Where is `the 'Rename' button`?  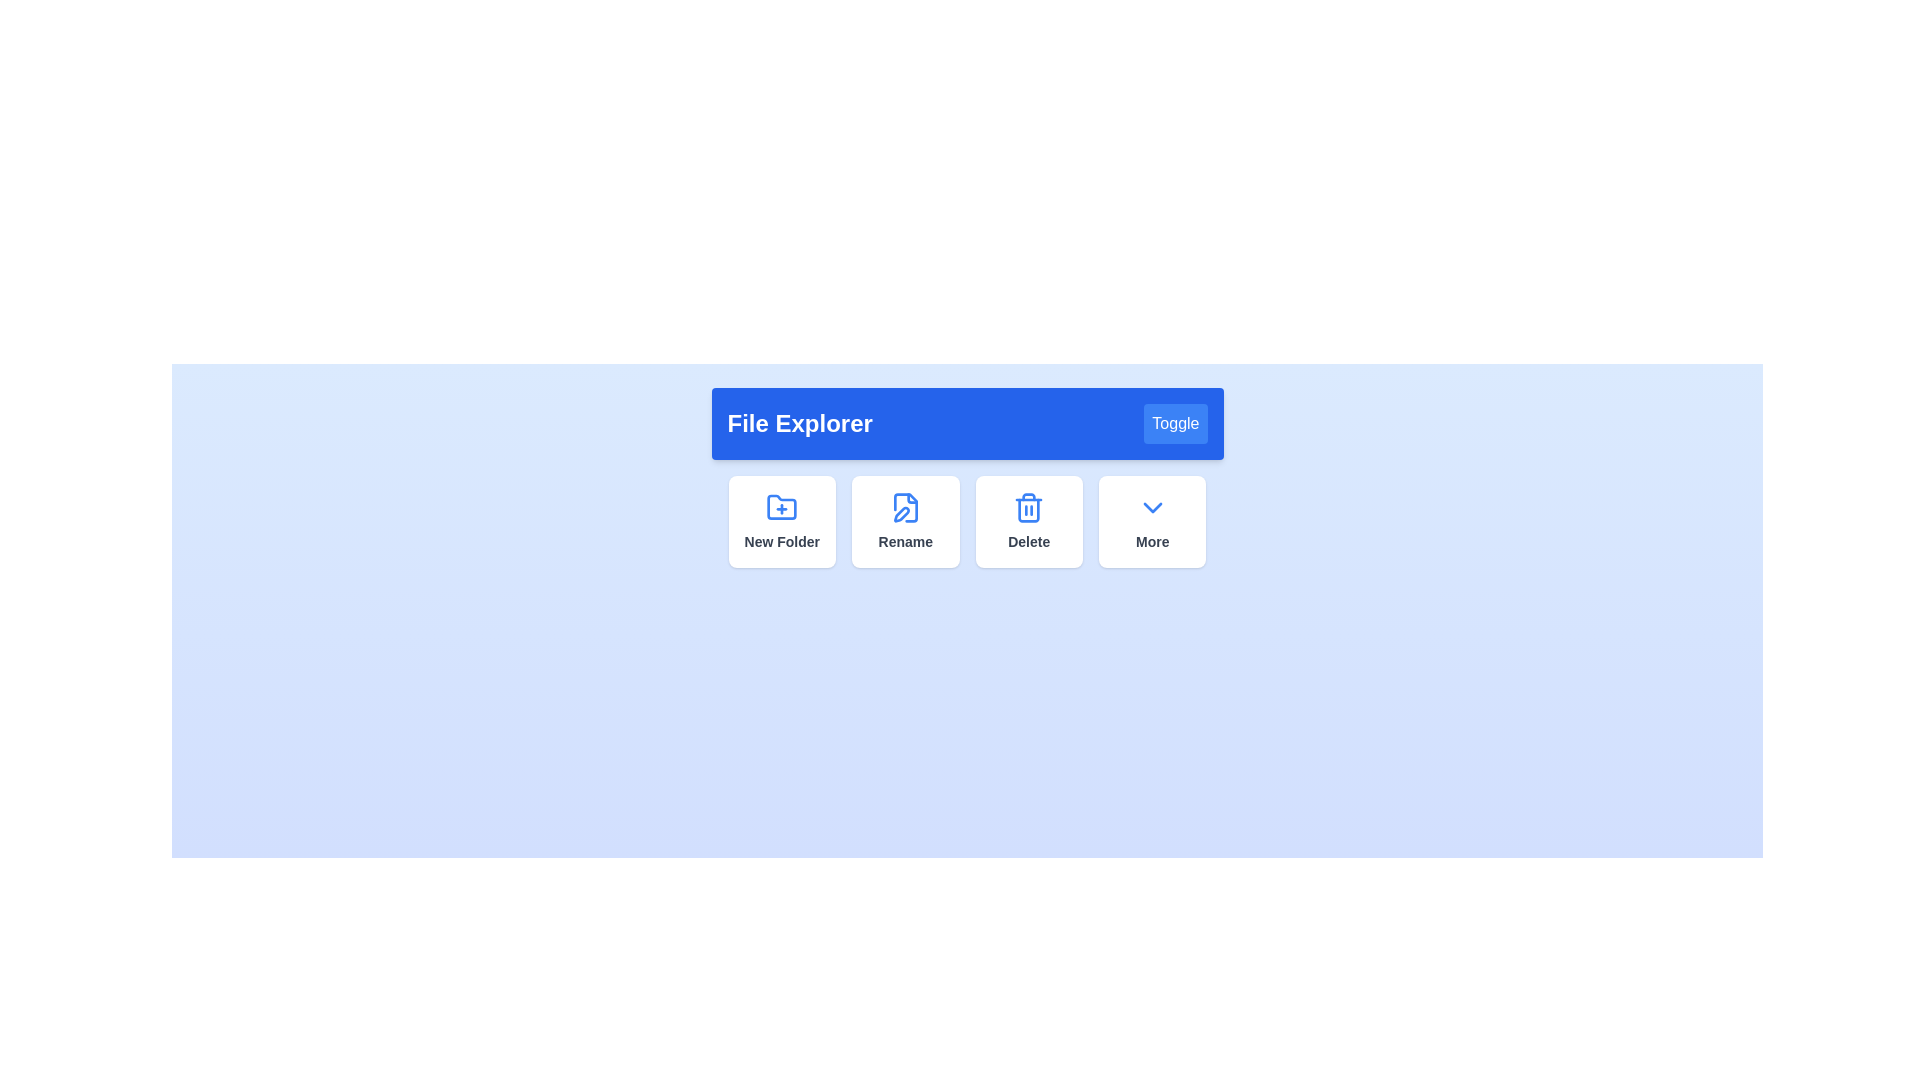
the 'Rename' button is located at coordinates (904, 520).